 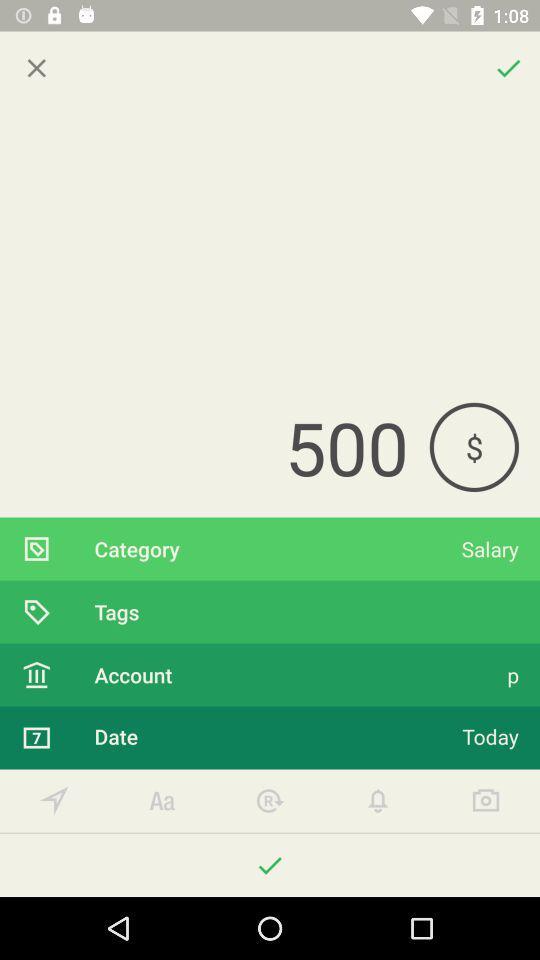 I want to click on $ on the right, so click(x=473, y=447).